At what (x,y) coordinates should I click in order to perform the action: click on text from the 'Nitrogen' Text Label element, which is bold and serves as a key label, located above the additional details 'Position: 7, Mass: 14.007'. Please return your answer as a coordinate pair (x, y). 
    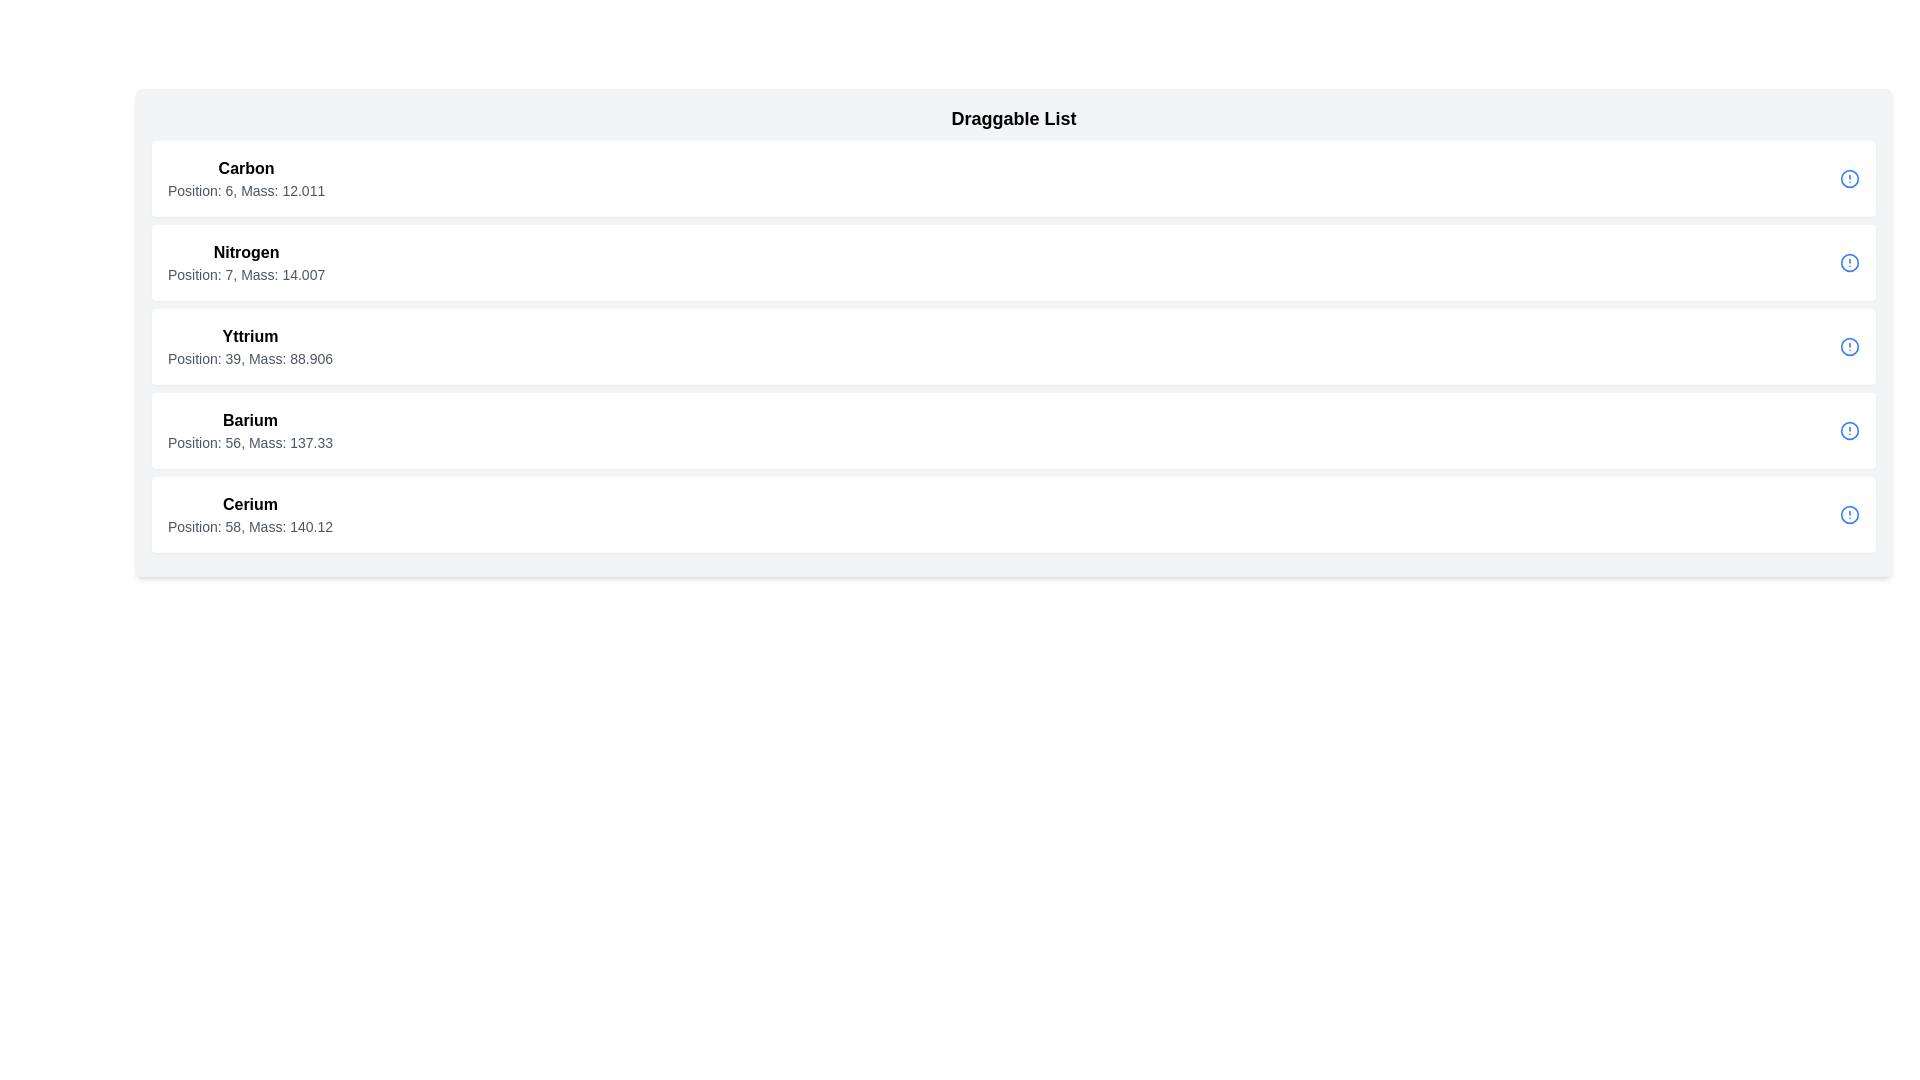
    Looking at the image, I should click on (245, 252).